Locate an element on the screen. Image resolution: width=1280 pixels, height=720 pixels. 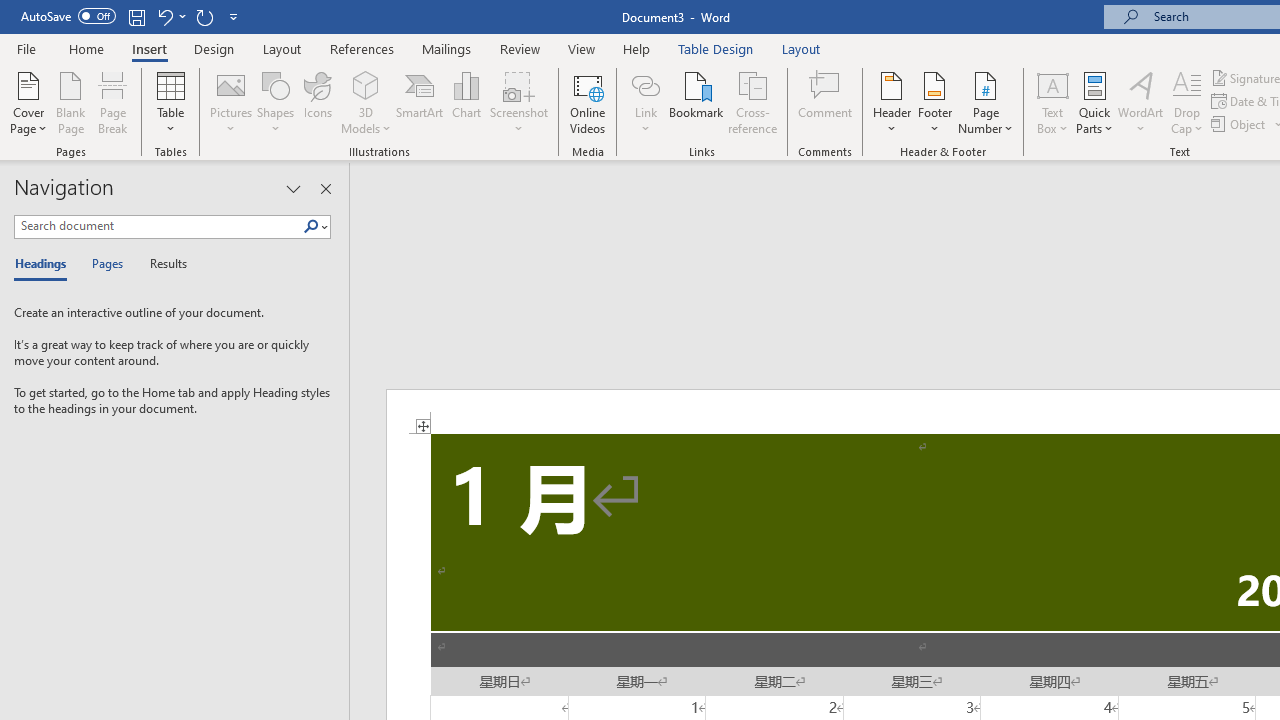
'Link' is located at coordinates (645, 103).